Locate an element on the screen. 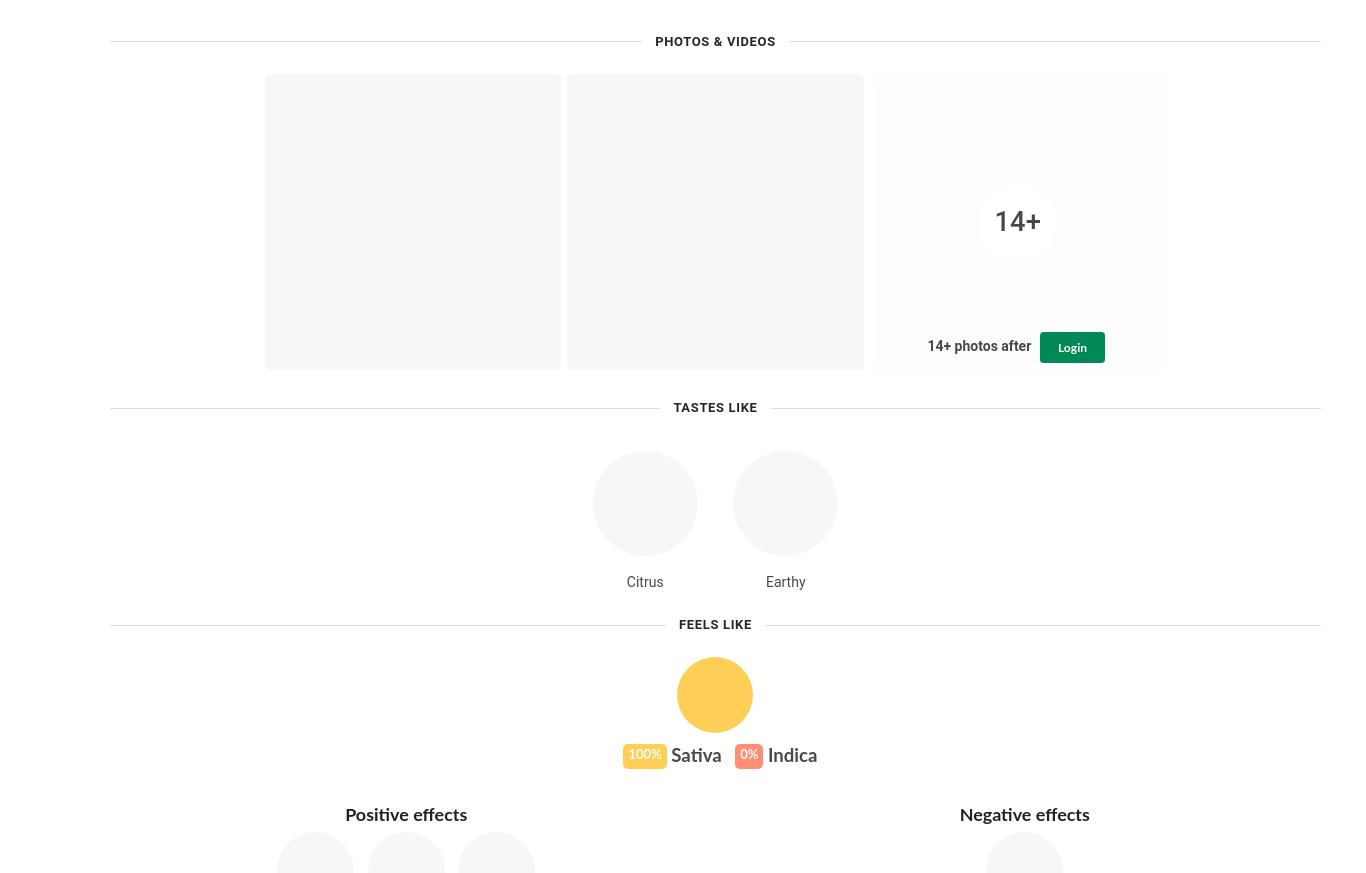 This screenshot has width=1366, height=873. 'Sativa' is located at coordinates (693, 755).